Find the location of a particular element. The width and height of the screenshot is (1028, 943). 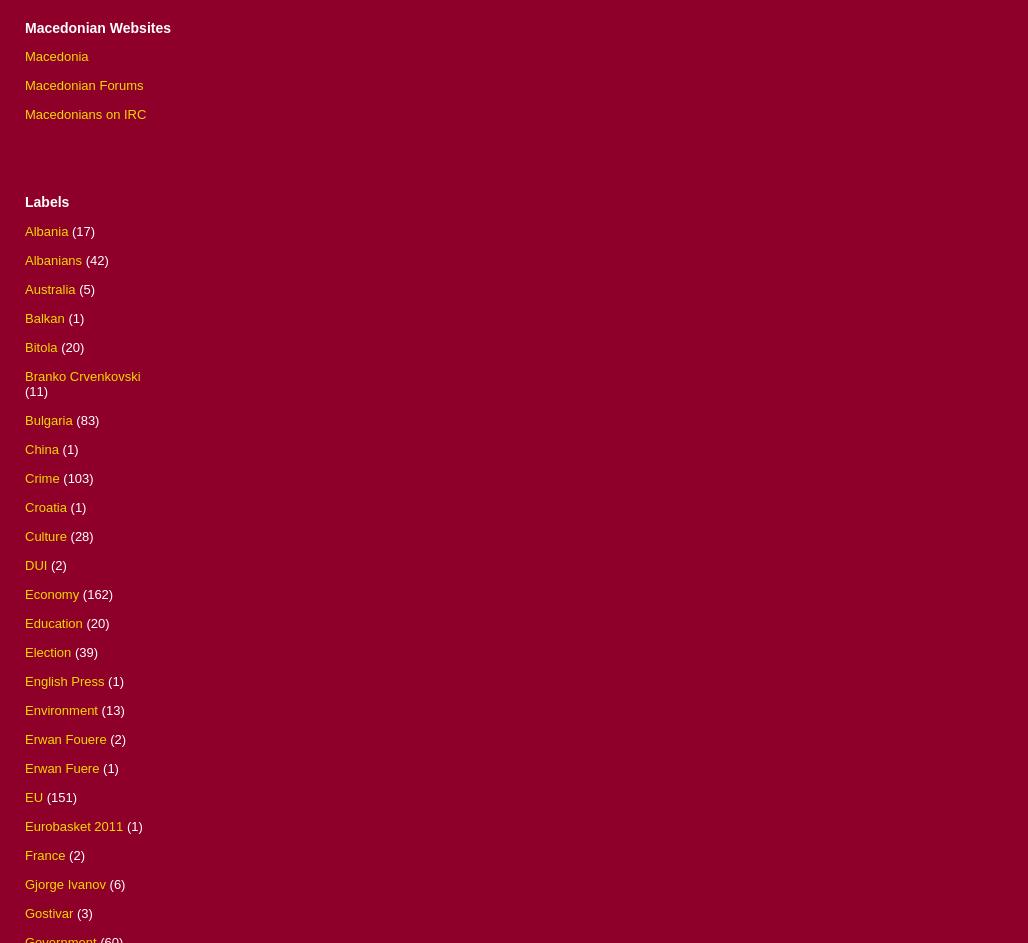

'China' is located at coordinates (41, 448).